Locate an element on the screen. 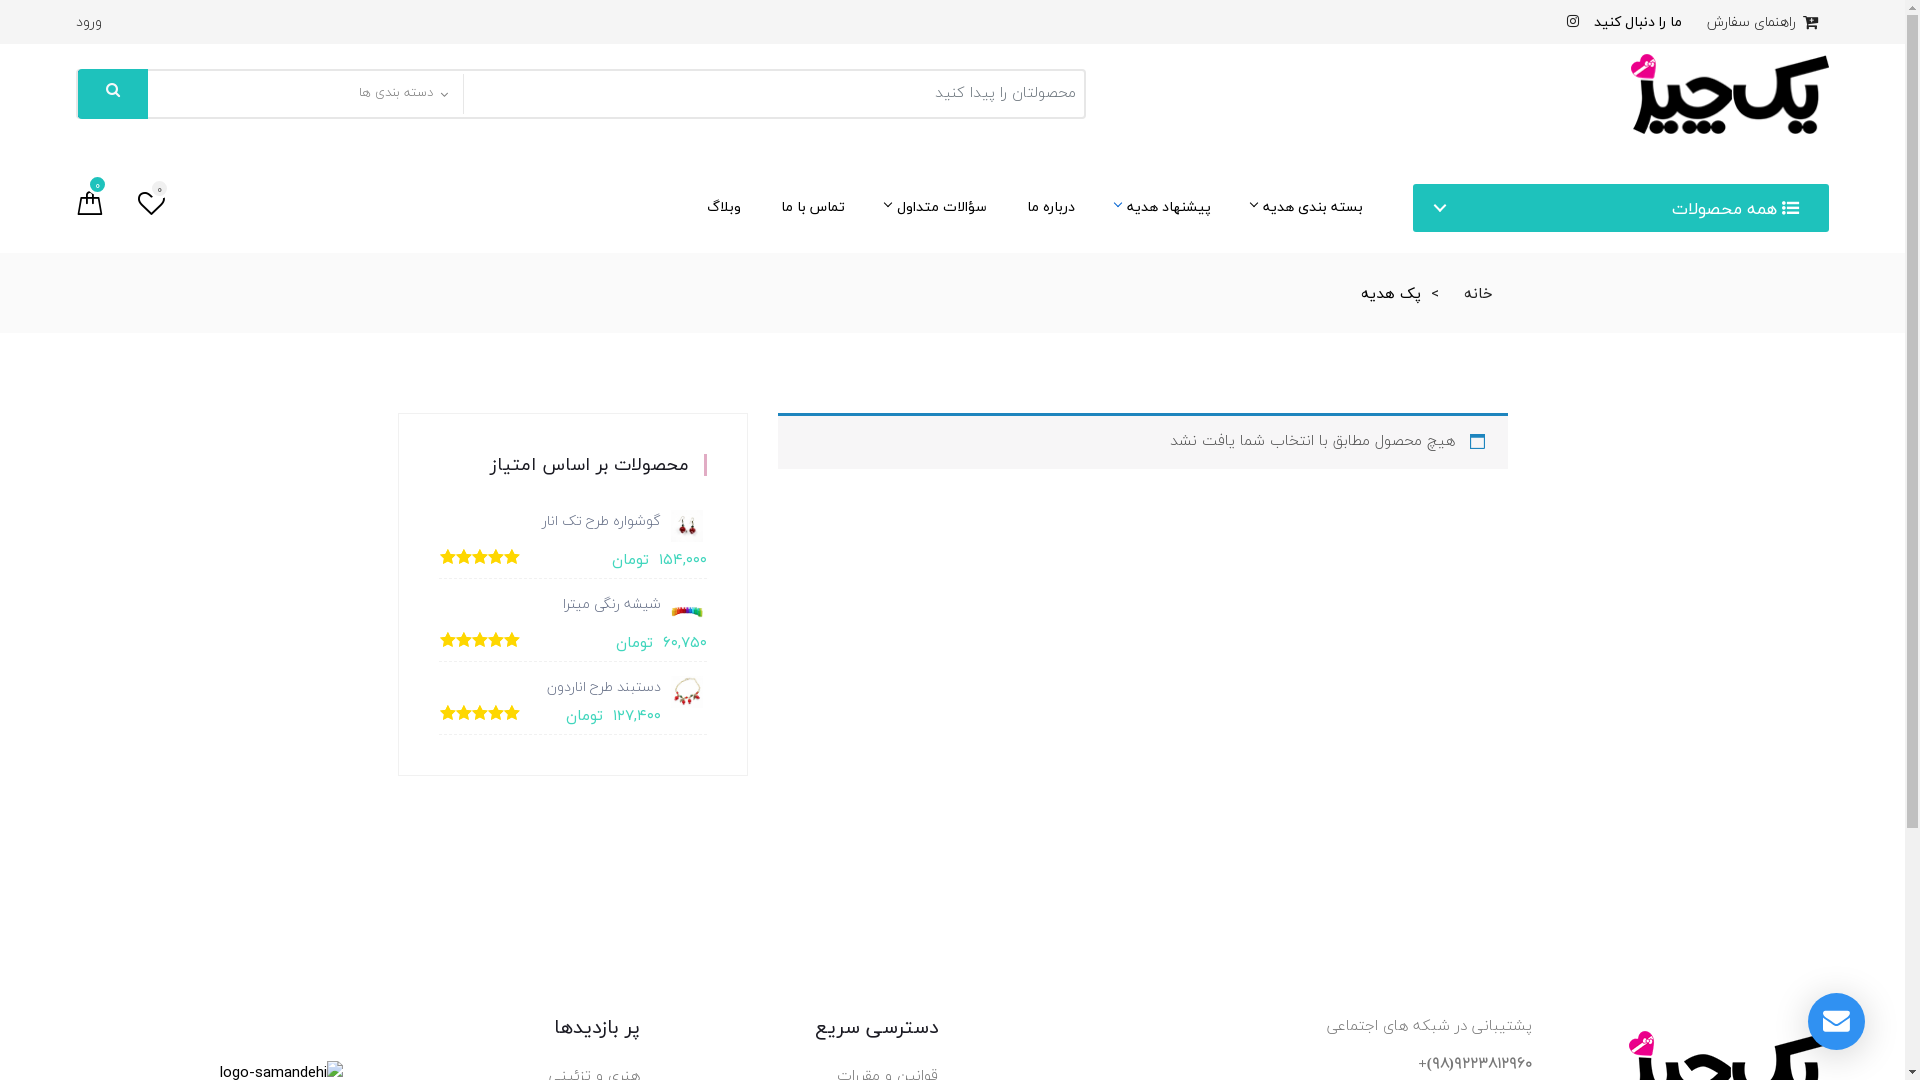 The image size is (1920, 1080). '0' is located at coordinates (150, 206).